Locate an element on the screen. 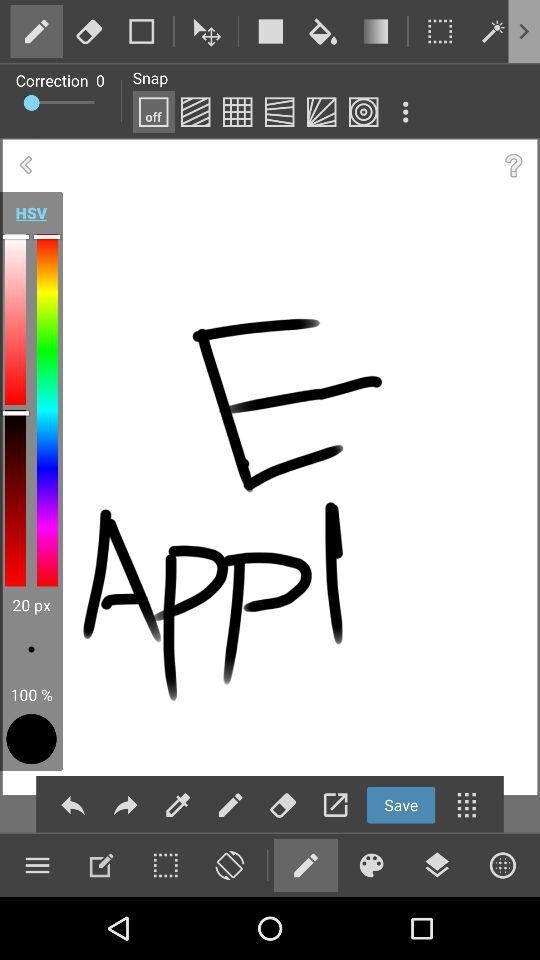 This screenshot has width=540, height=960. the edit icon is located at coordinates (100, 864).